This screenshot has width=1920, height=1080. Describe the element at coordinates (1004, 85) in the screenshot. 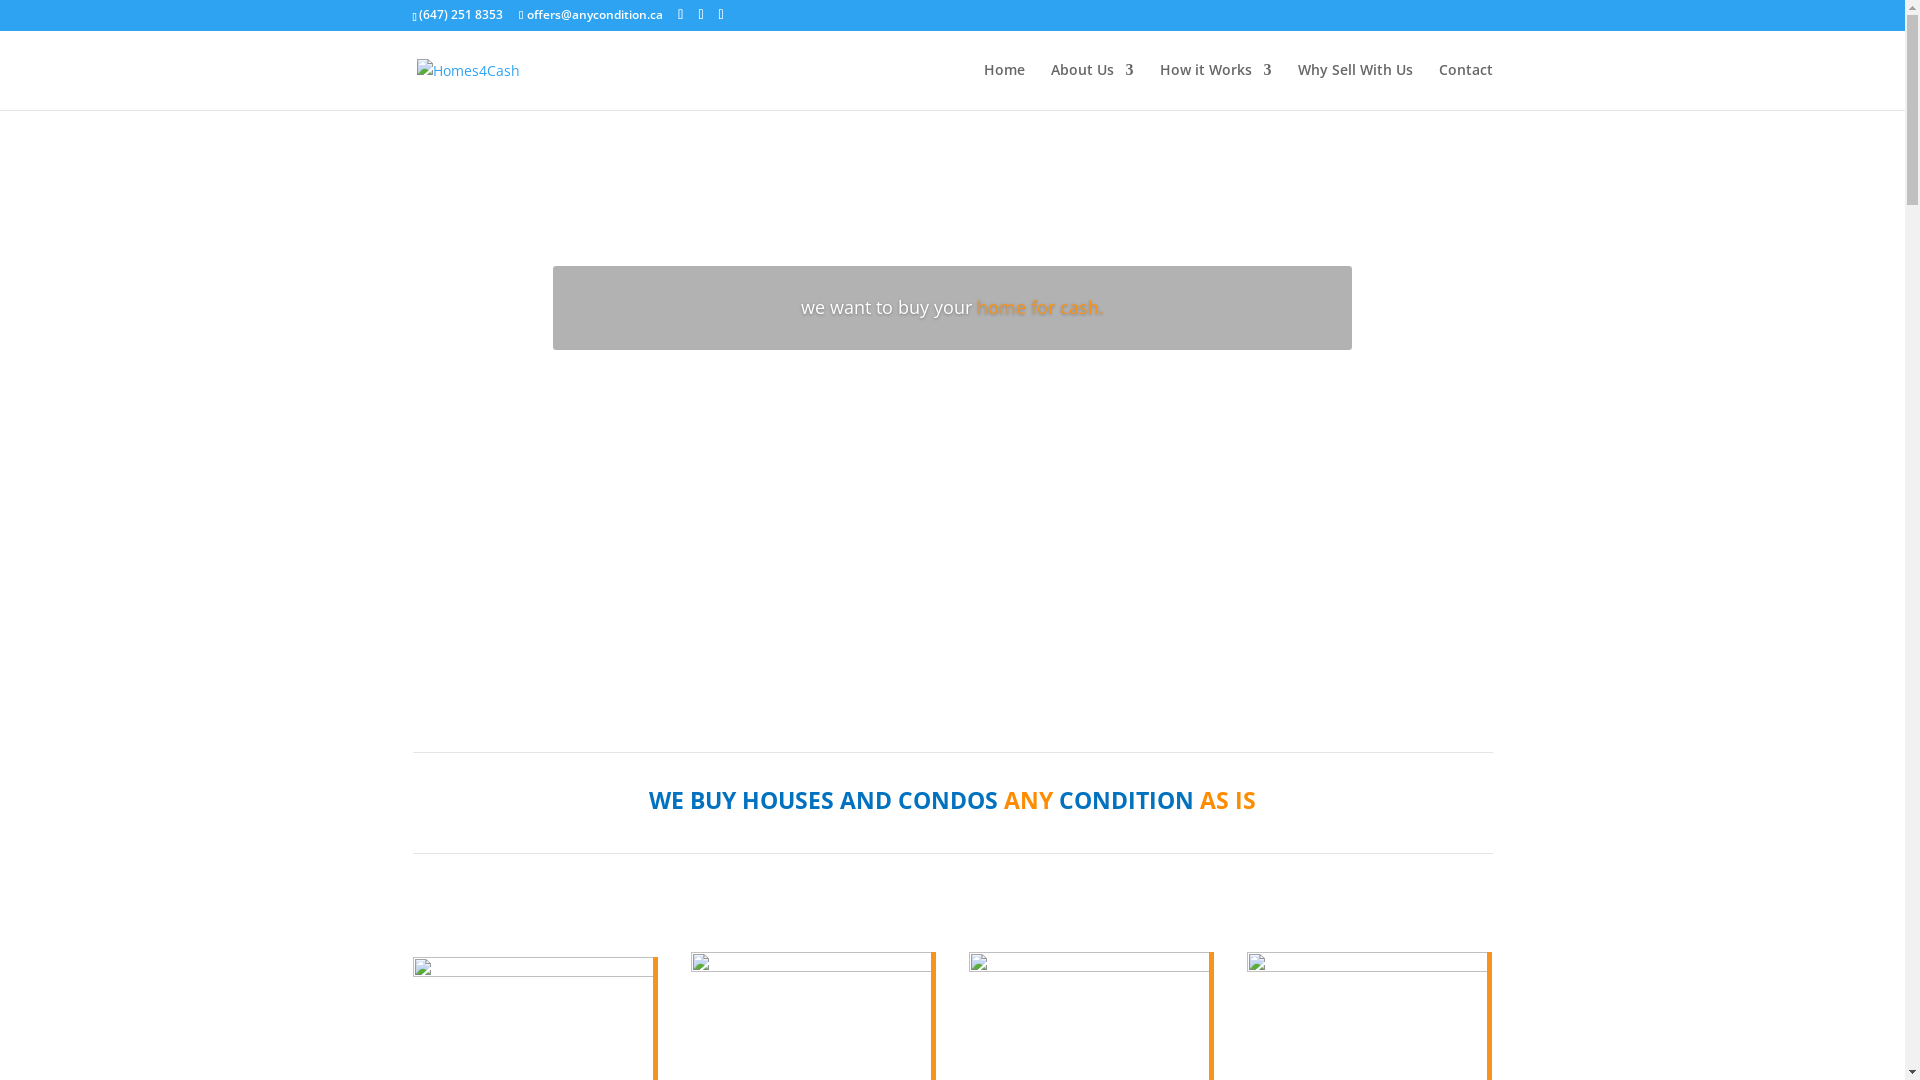

I see `'Home'` at that location.